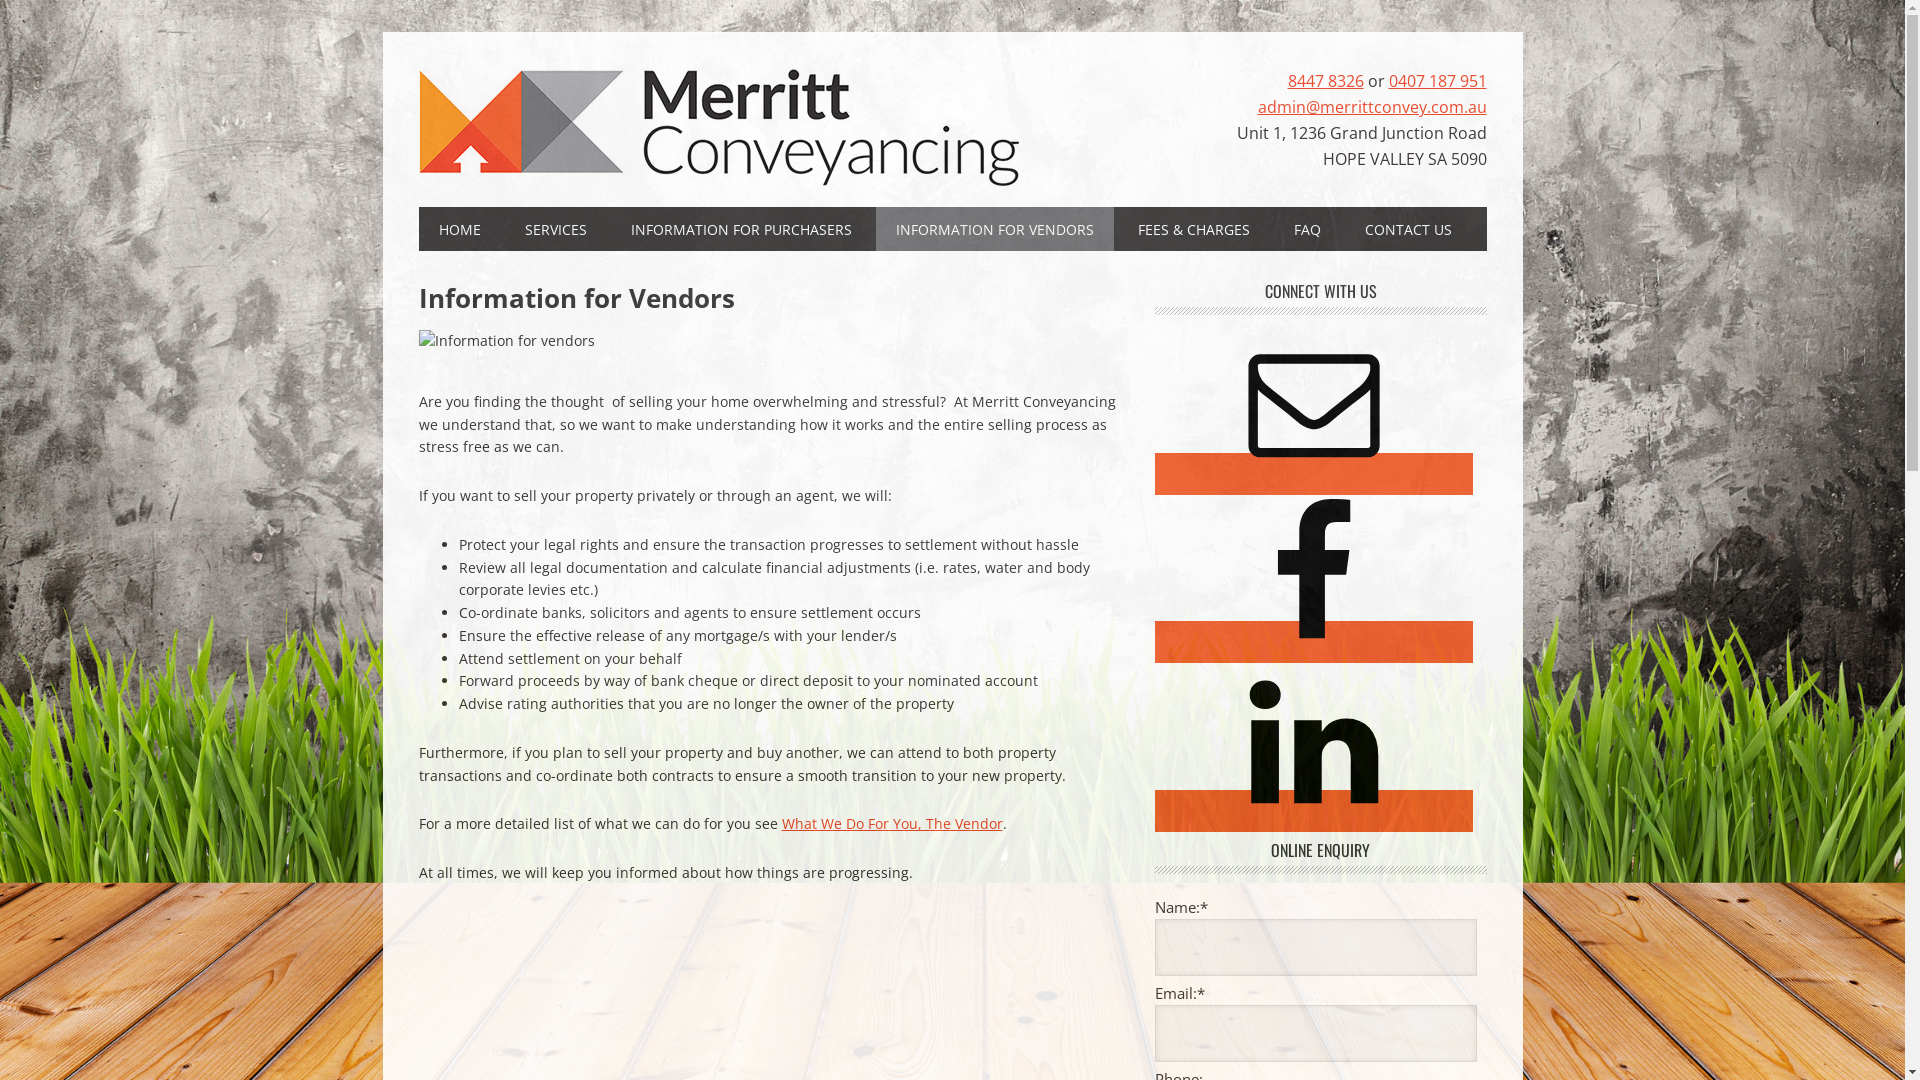 The width and height of the screenshot is (1920, 1080). What do you see at coordinates (875, 227) in the screenshot?
I see `'INFORMATION FOR VENDORS'` at bounding box center [875, 227].